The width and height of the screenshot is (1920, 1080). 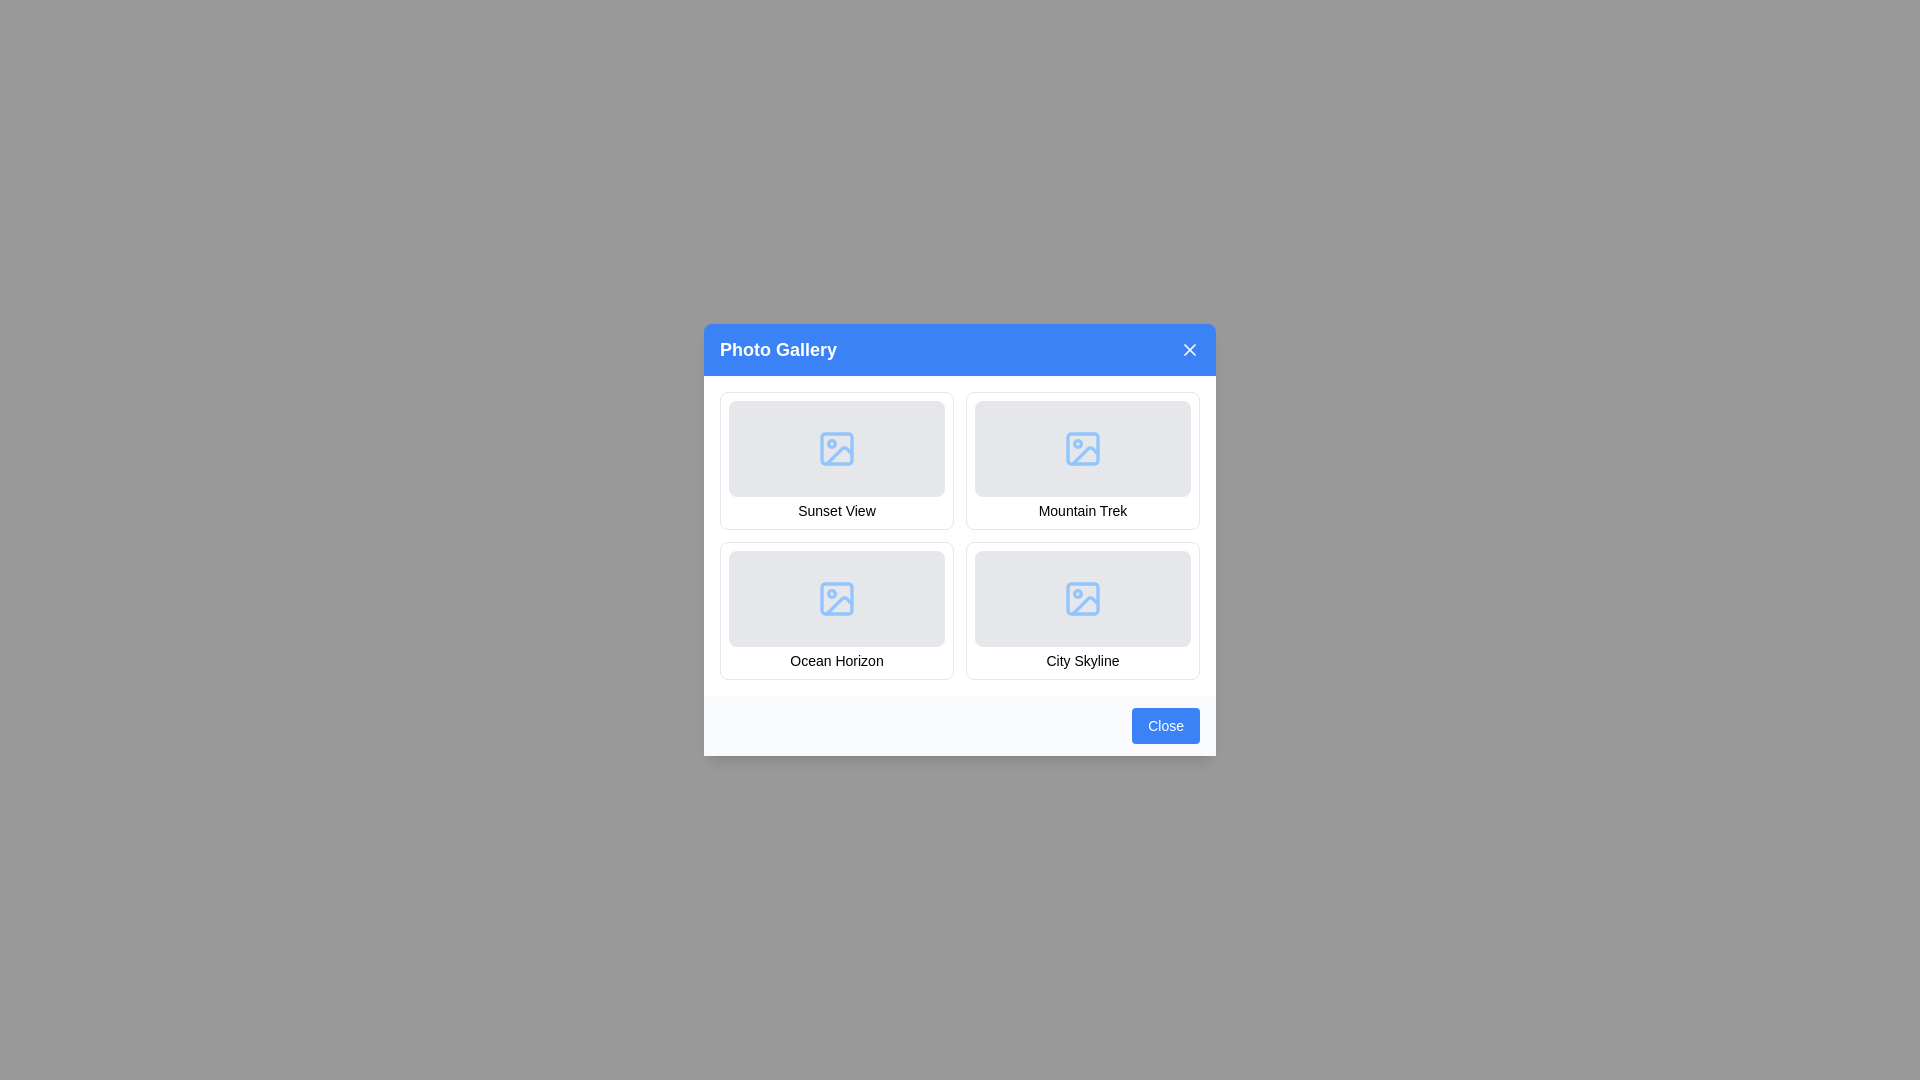 I want to click on the image placeholder for 'Sunset View', so click(x=836, y=447).